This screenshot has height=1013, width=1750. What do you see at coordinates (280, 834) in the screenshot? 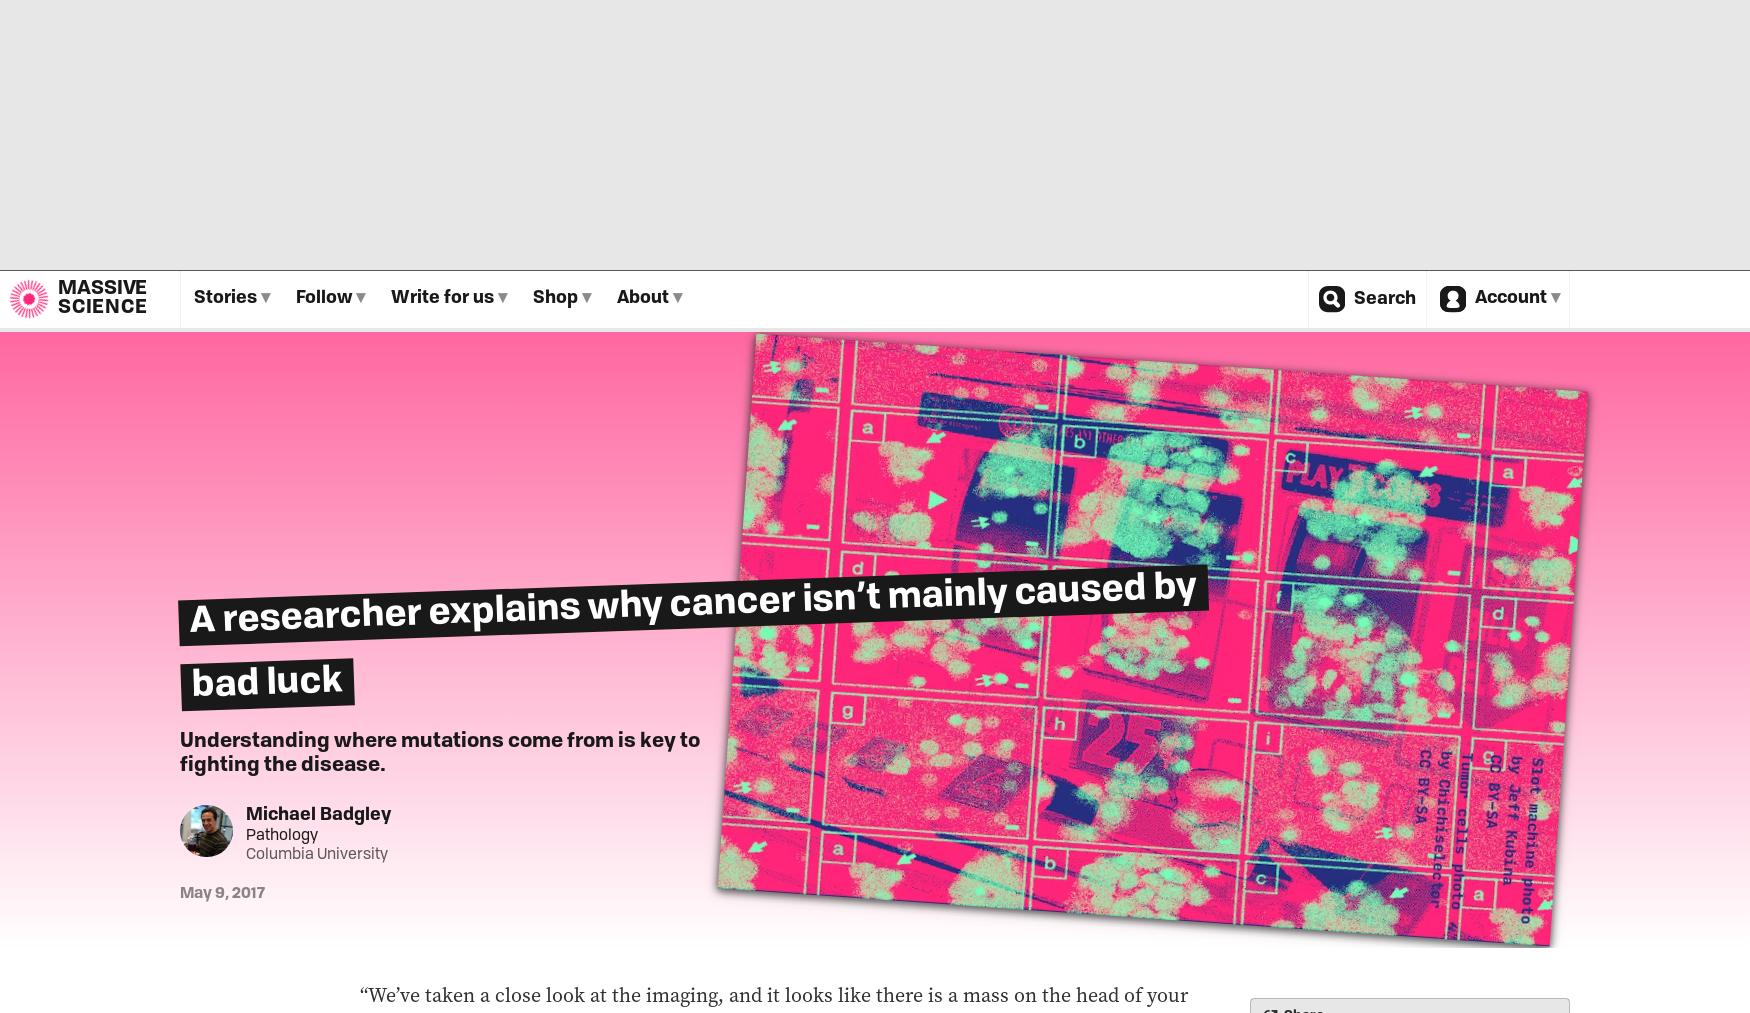
I see `'Pathology'` at bounding box center [280, 834].